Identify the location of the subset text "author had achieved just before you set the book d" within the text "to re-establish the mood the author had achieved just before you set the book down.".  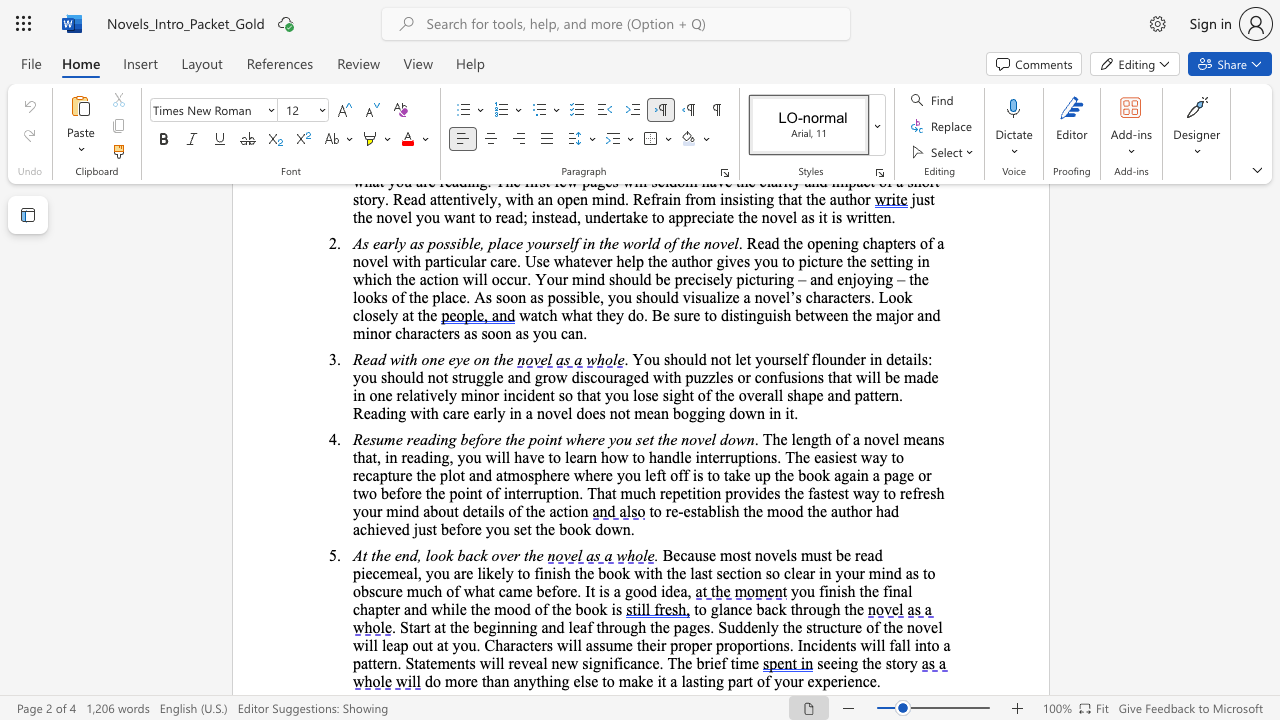
(831, 510).